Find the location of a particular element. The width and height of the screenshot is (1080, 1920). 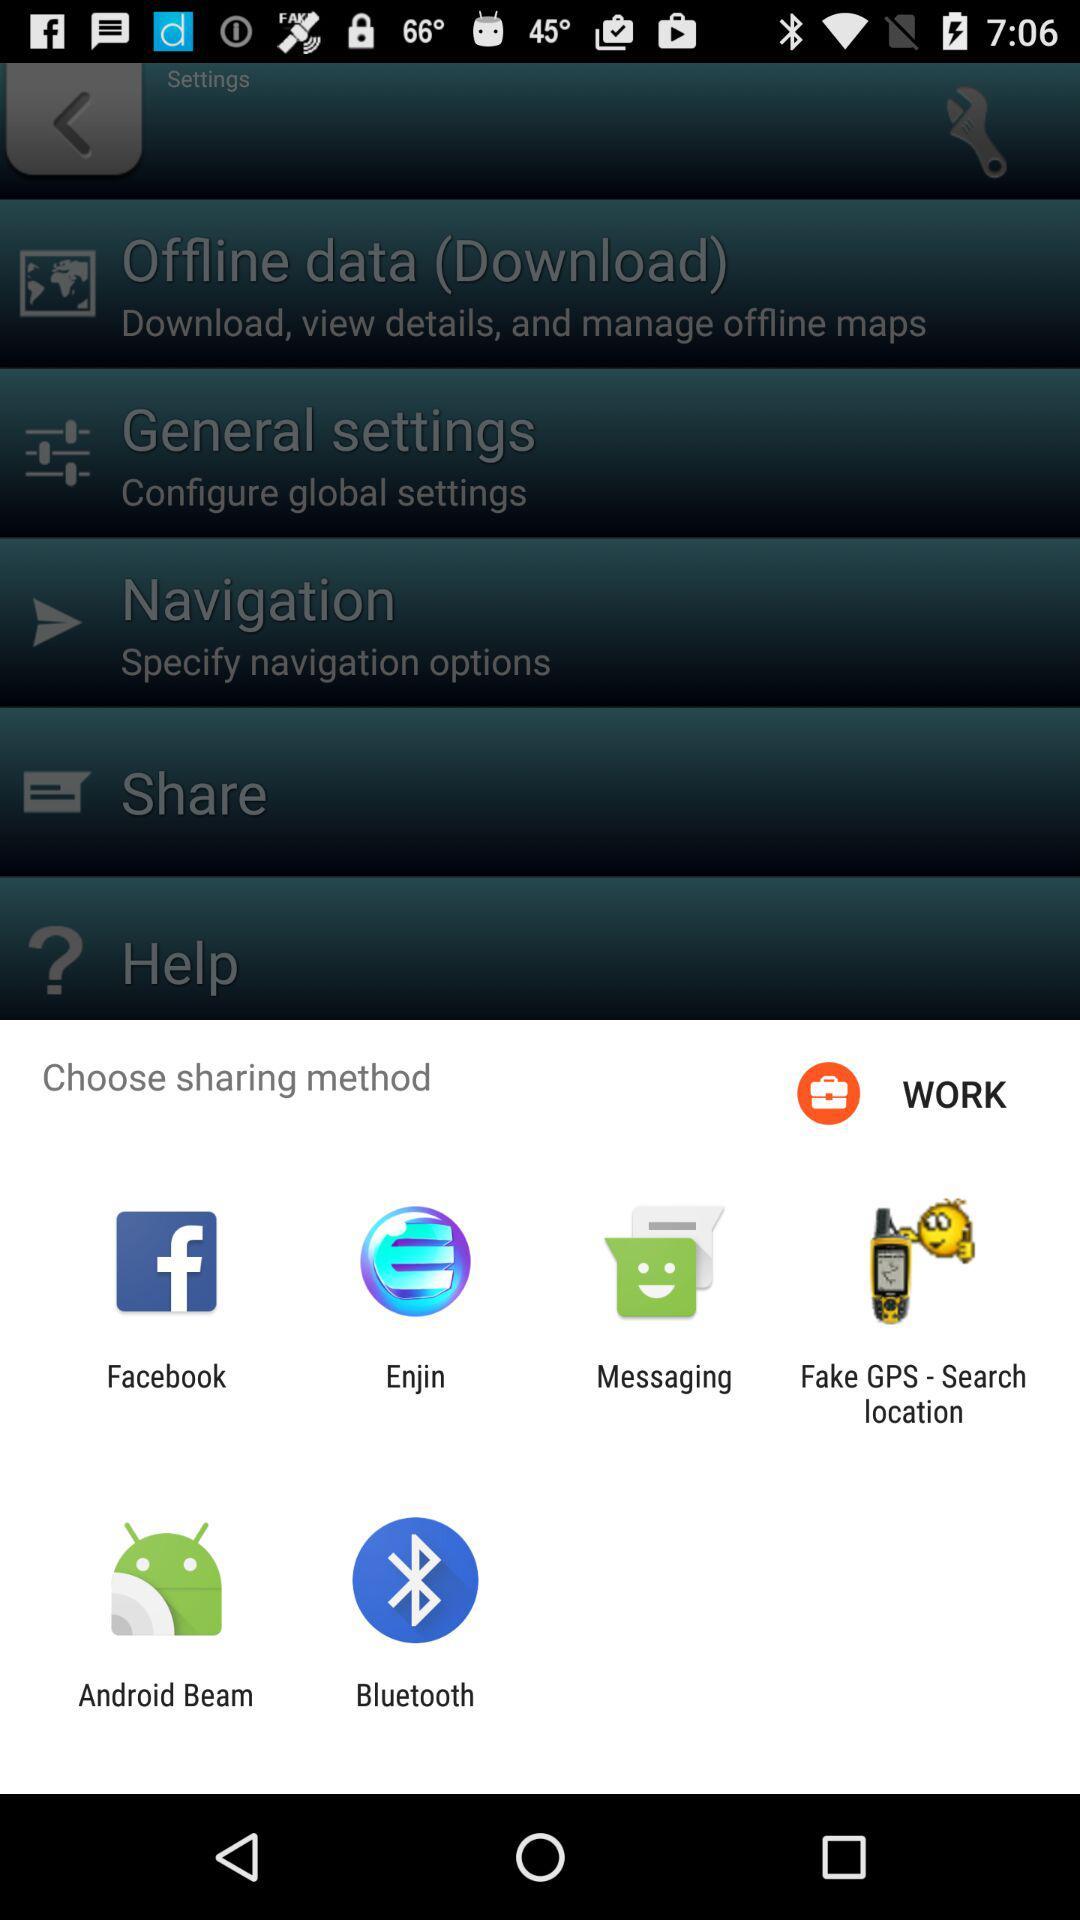

the app to the left of the enjin is located at coordinates (165, 1392).